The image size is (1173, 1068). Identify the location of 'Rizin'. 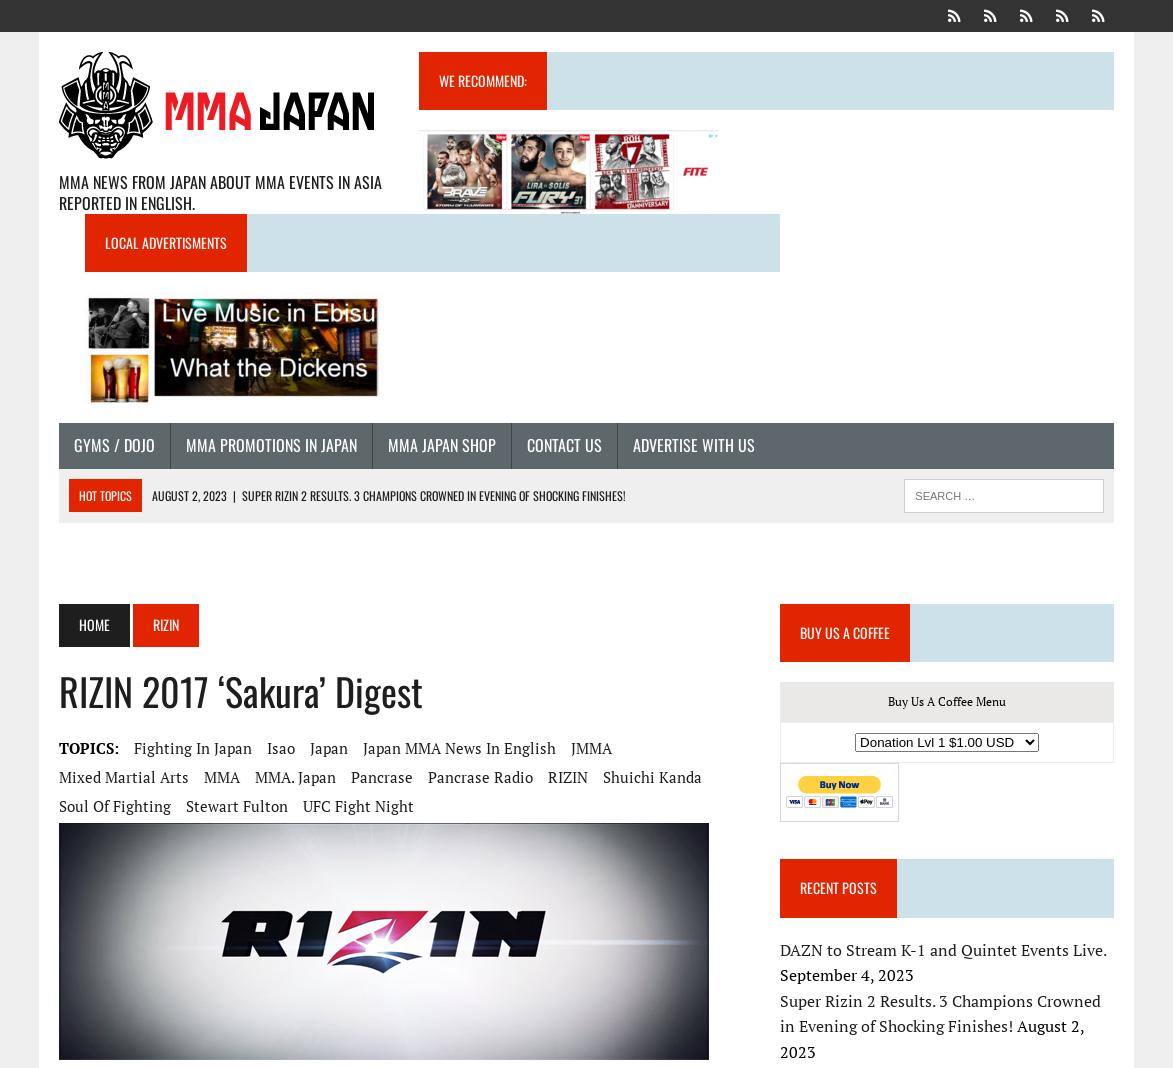
(165, 623).